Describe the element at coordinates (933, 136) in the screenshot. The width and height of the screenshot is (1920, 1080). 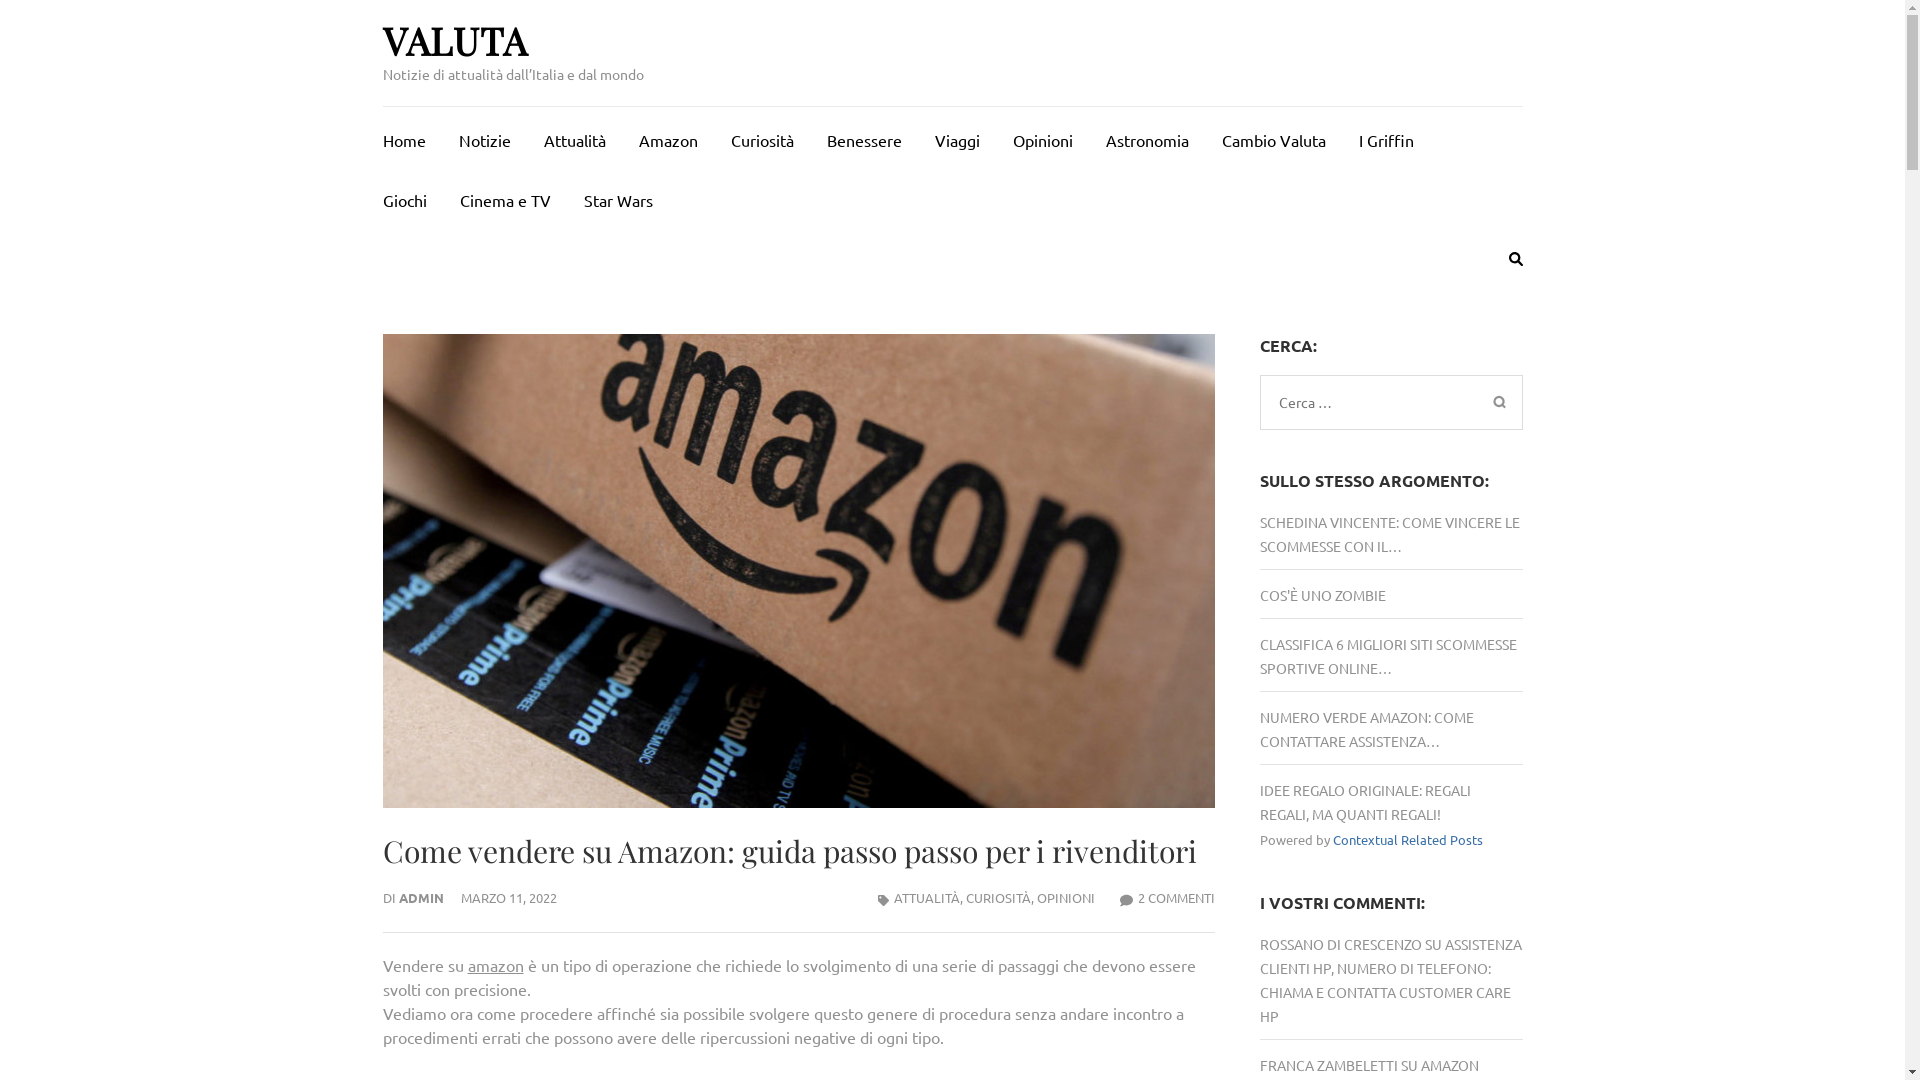
I see `'Viaggi'` at that location.